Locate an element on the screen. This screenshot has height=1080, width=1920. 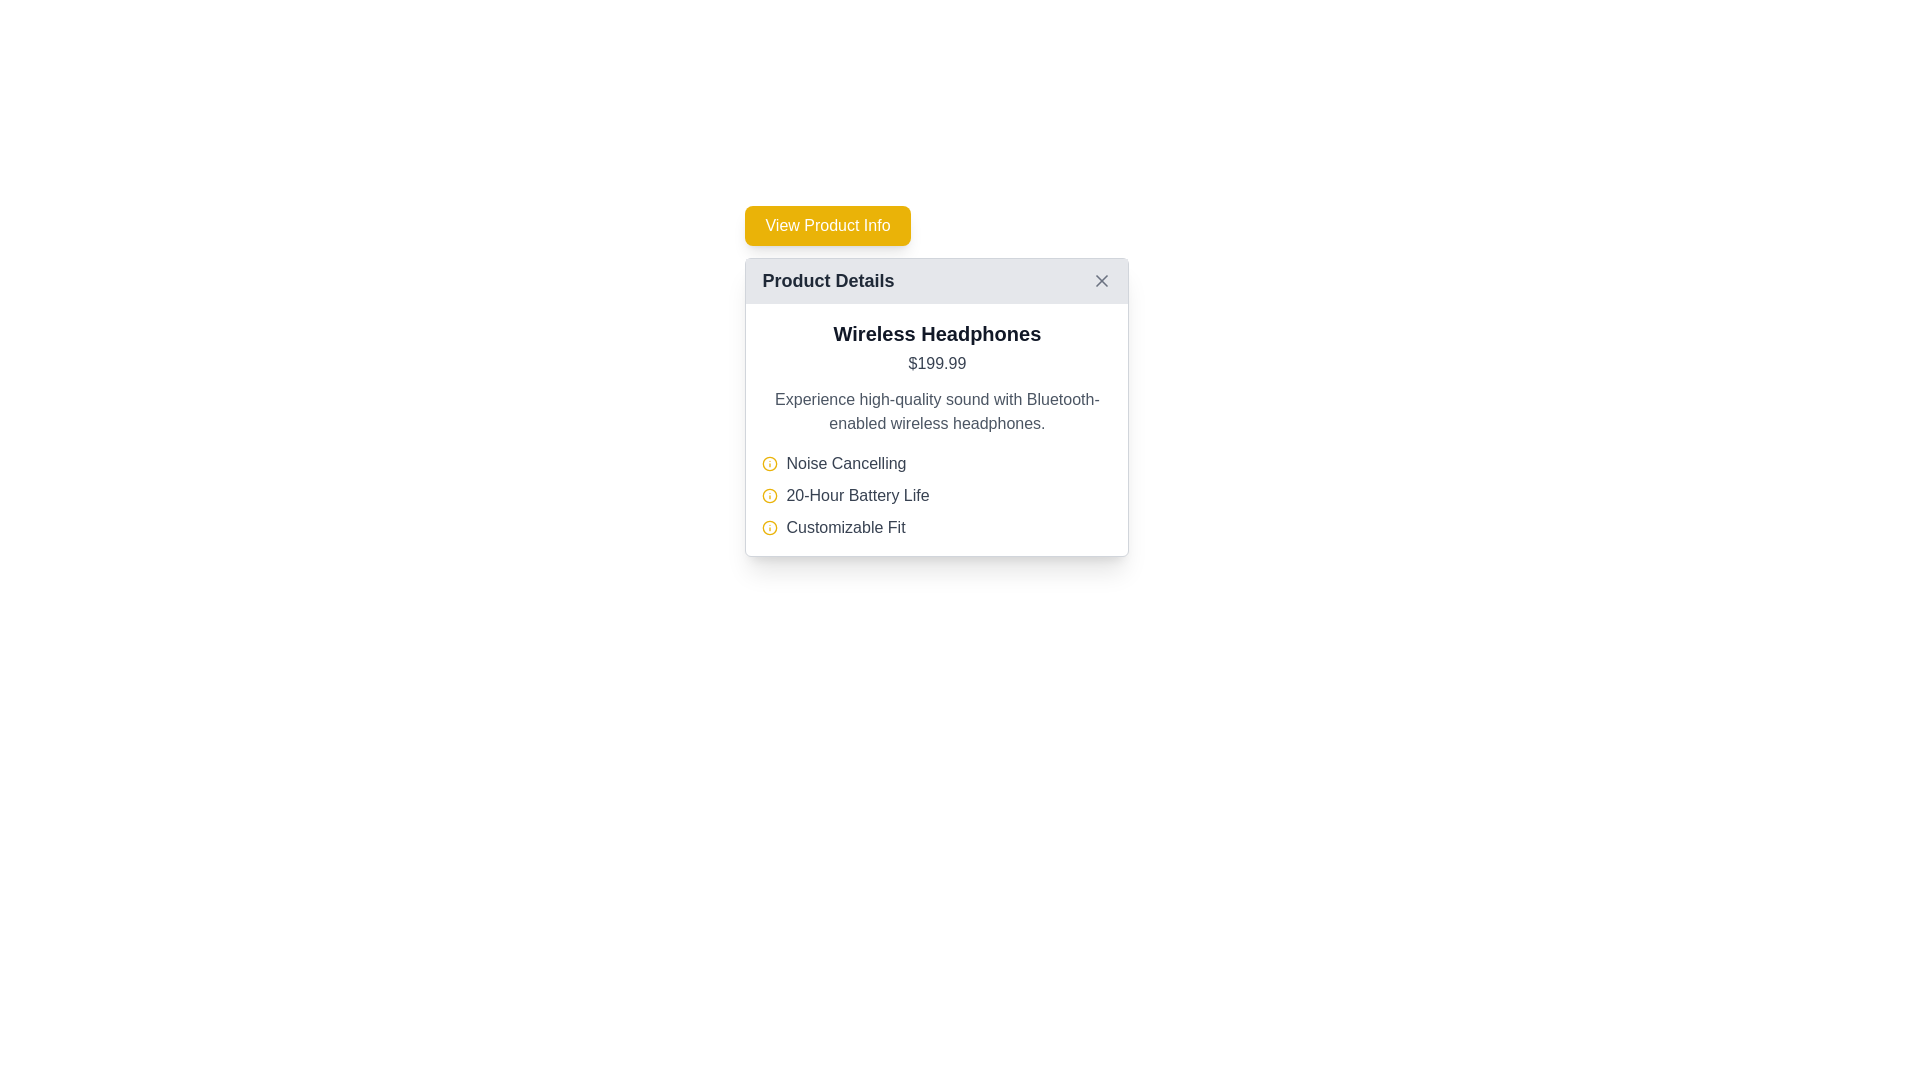
the third item in the vertically arranged list within the 'Product Details' modal that provides descriptive information about the product's customizable fit feature, located below '20-Hour Battery Life' is located at coordinates (936, 527).